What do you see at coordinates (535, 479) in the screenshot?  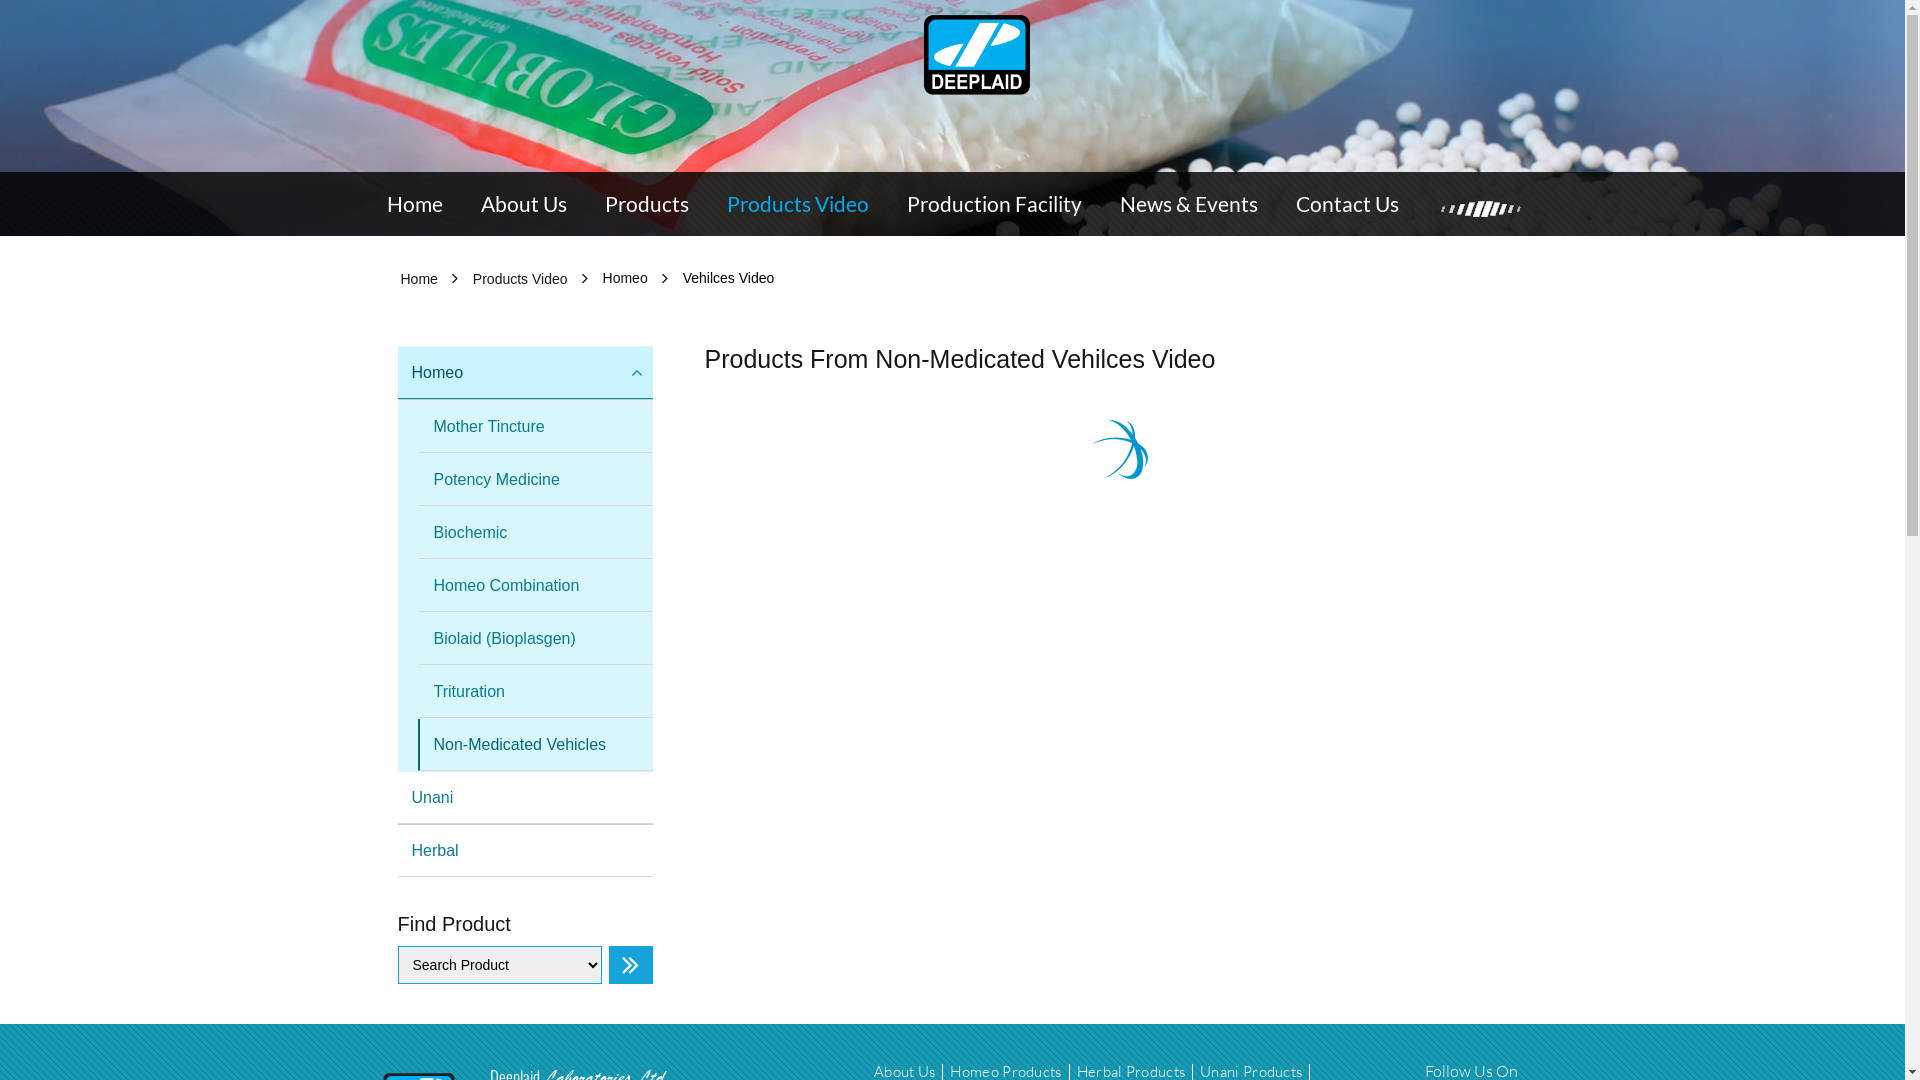 I see `'Potency Medicine'` at bounding box center [535, 479].